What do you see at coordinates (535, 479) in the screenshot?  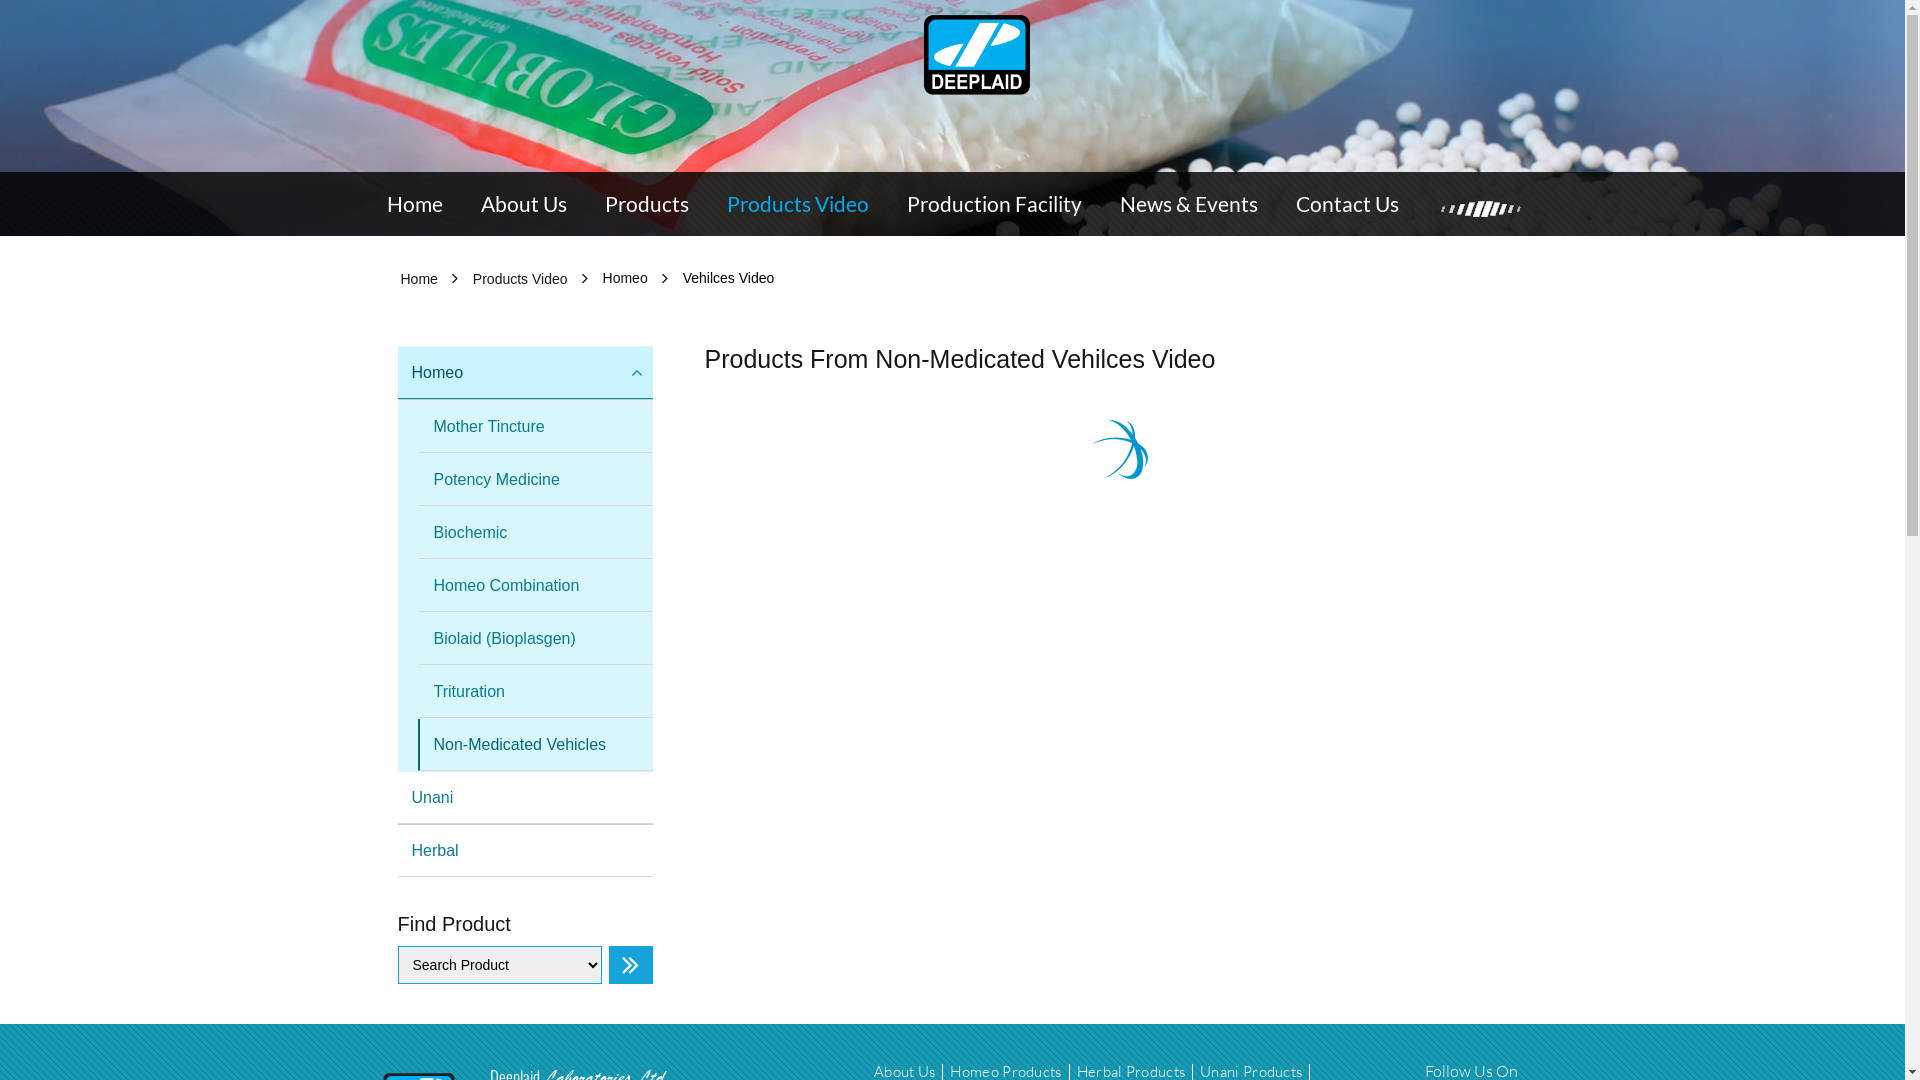 I see `'Potency Medicine'` at bounding box center [535, 479].